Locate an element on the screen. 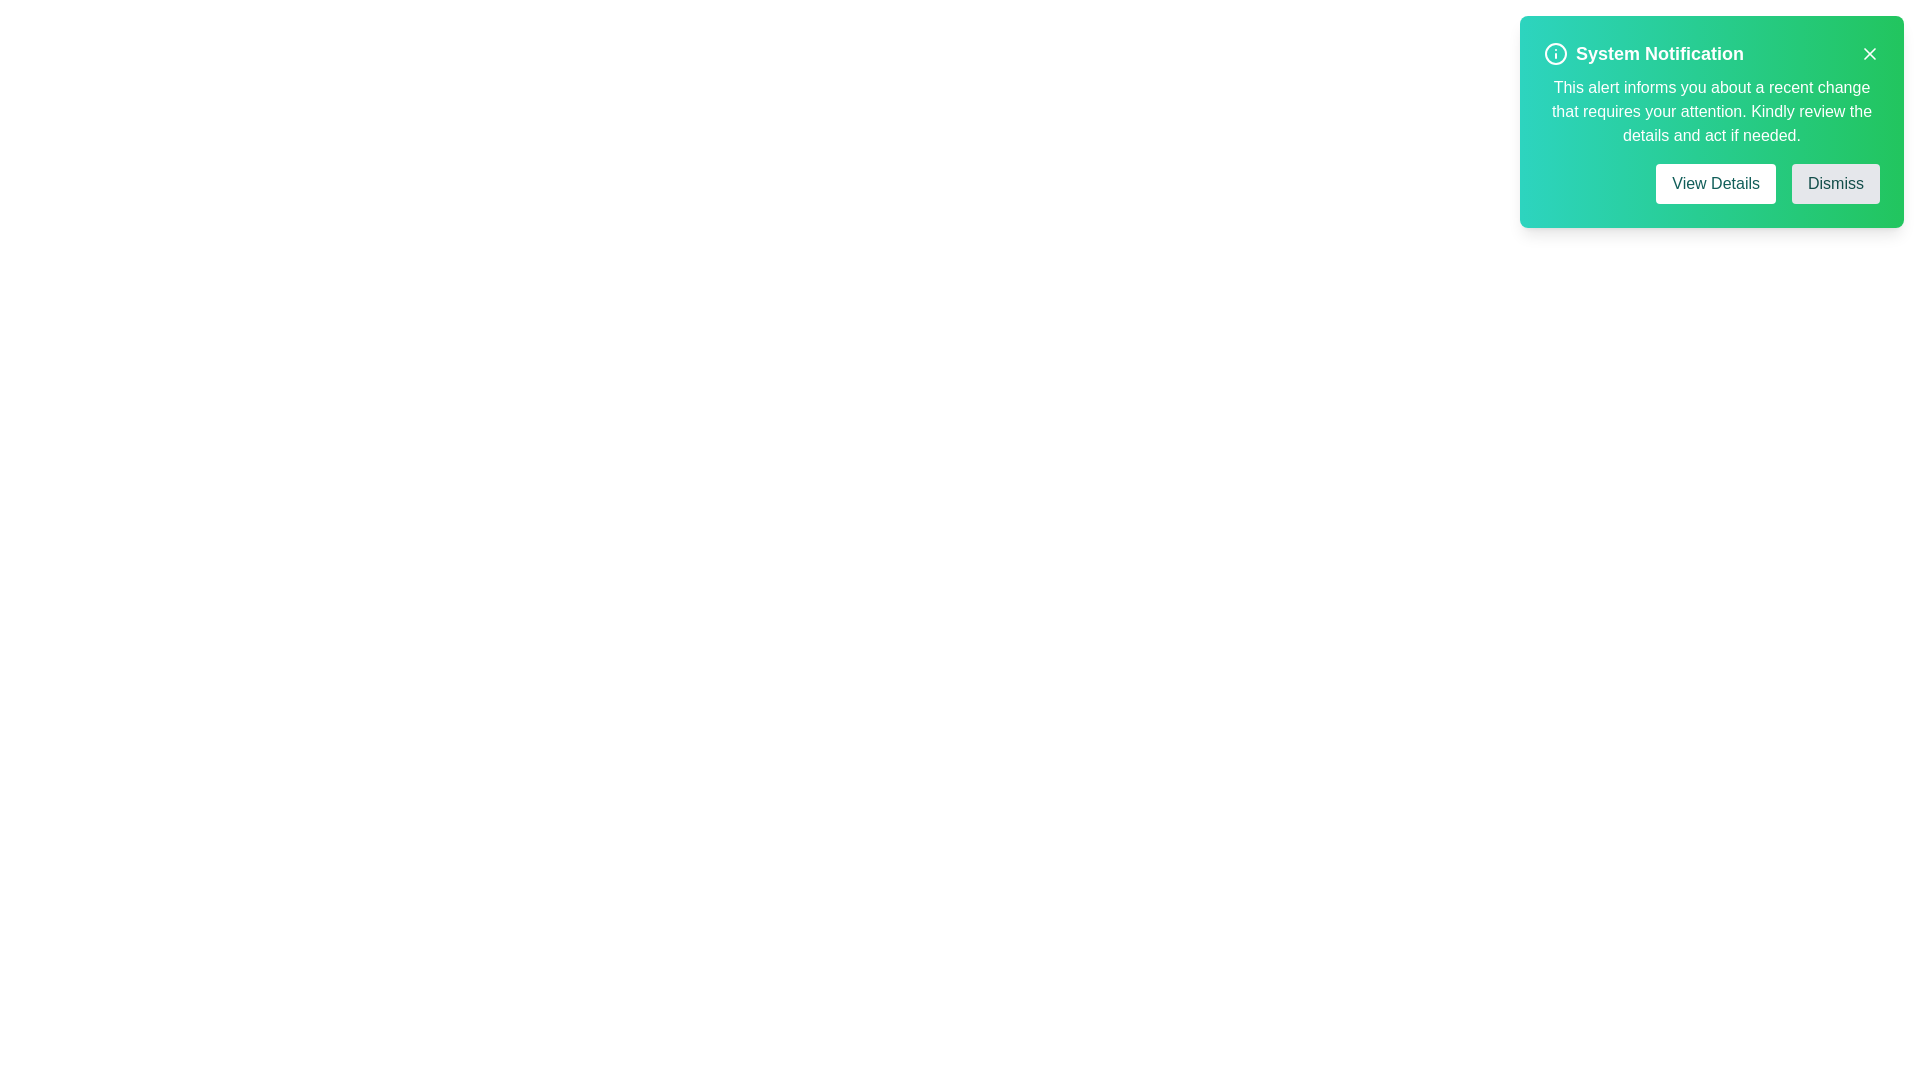  close button to dismiss the alert is located at coordinates (1869, 53).